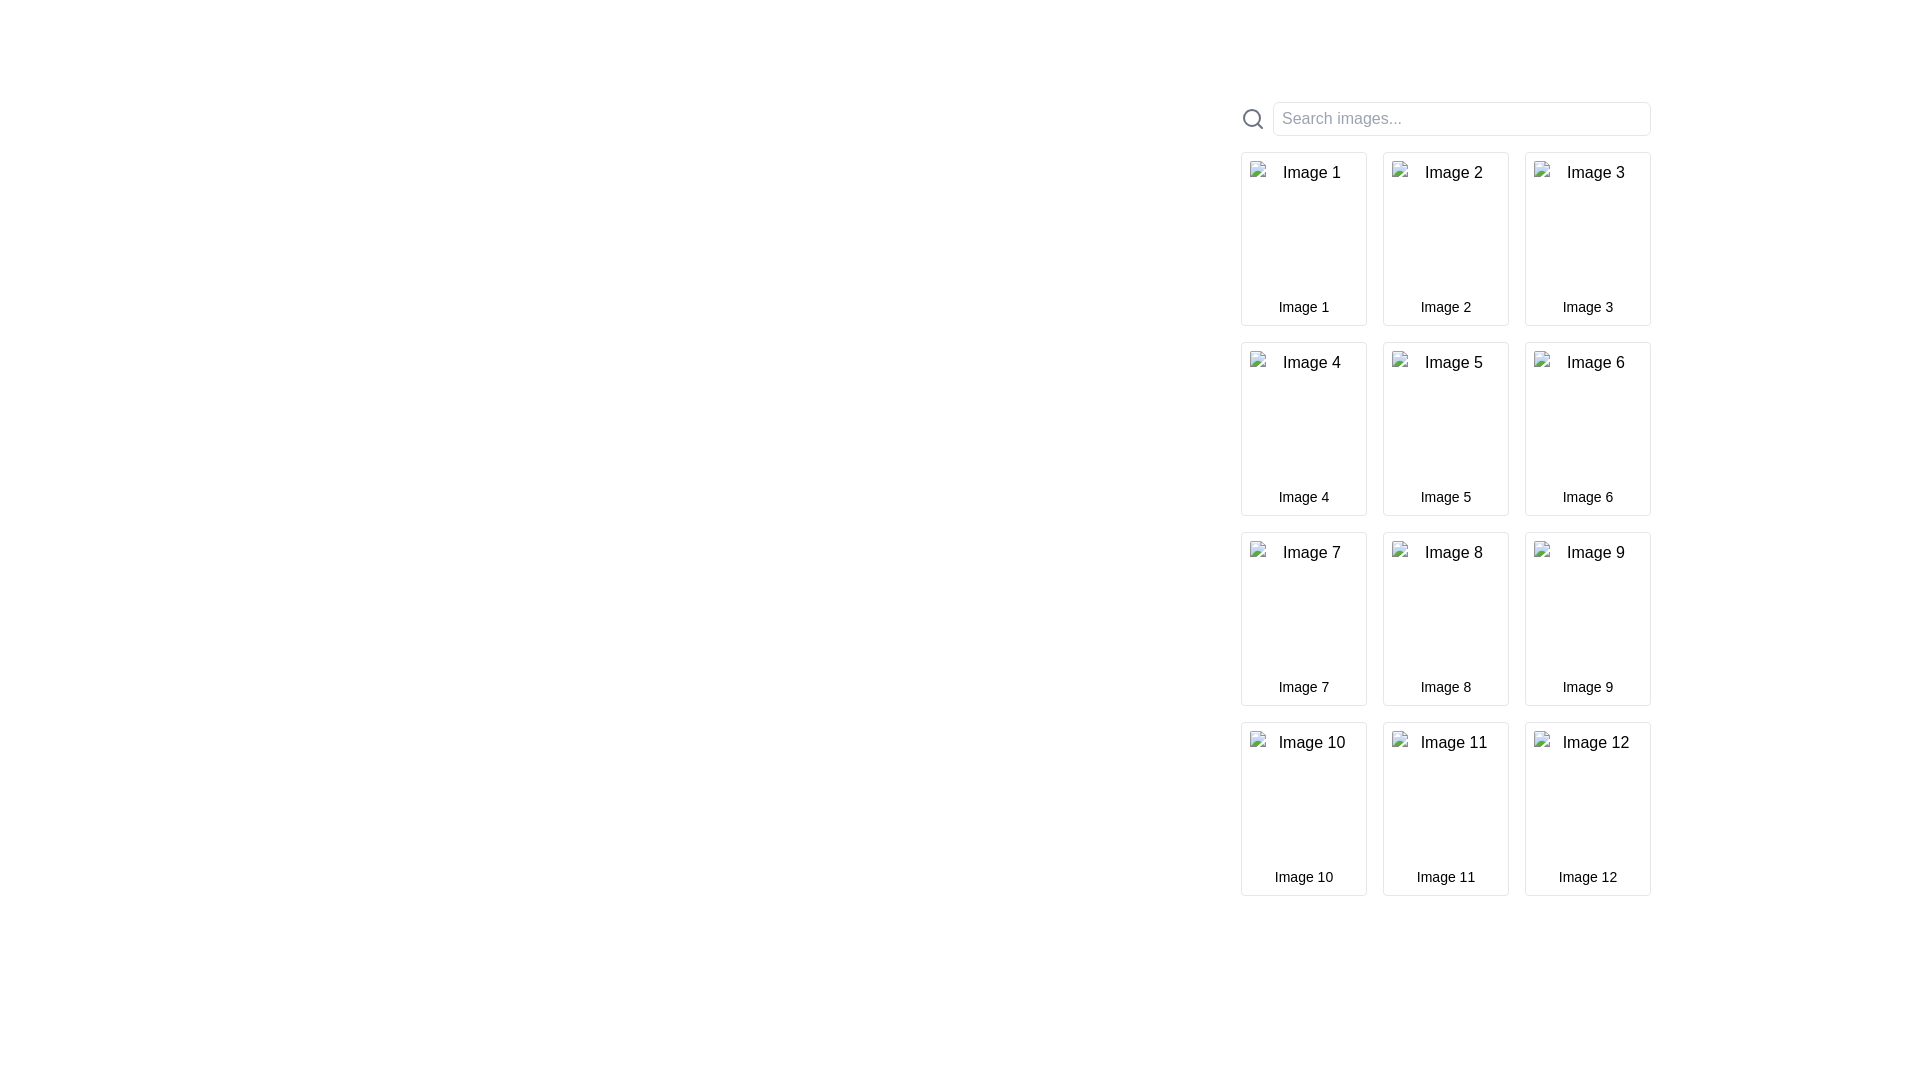 The height and width of the screenshot is (1080, 1920). What do you see at coordinates (1251, 119) in the screenshot?
I see `the circular gray magnifying glass icon located to the left of the search bar at the top-left corner of the interface` at bounding box center [1251, 119].